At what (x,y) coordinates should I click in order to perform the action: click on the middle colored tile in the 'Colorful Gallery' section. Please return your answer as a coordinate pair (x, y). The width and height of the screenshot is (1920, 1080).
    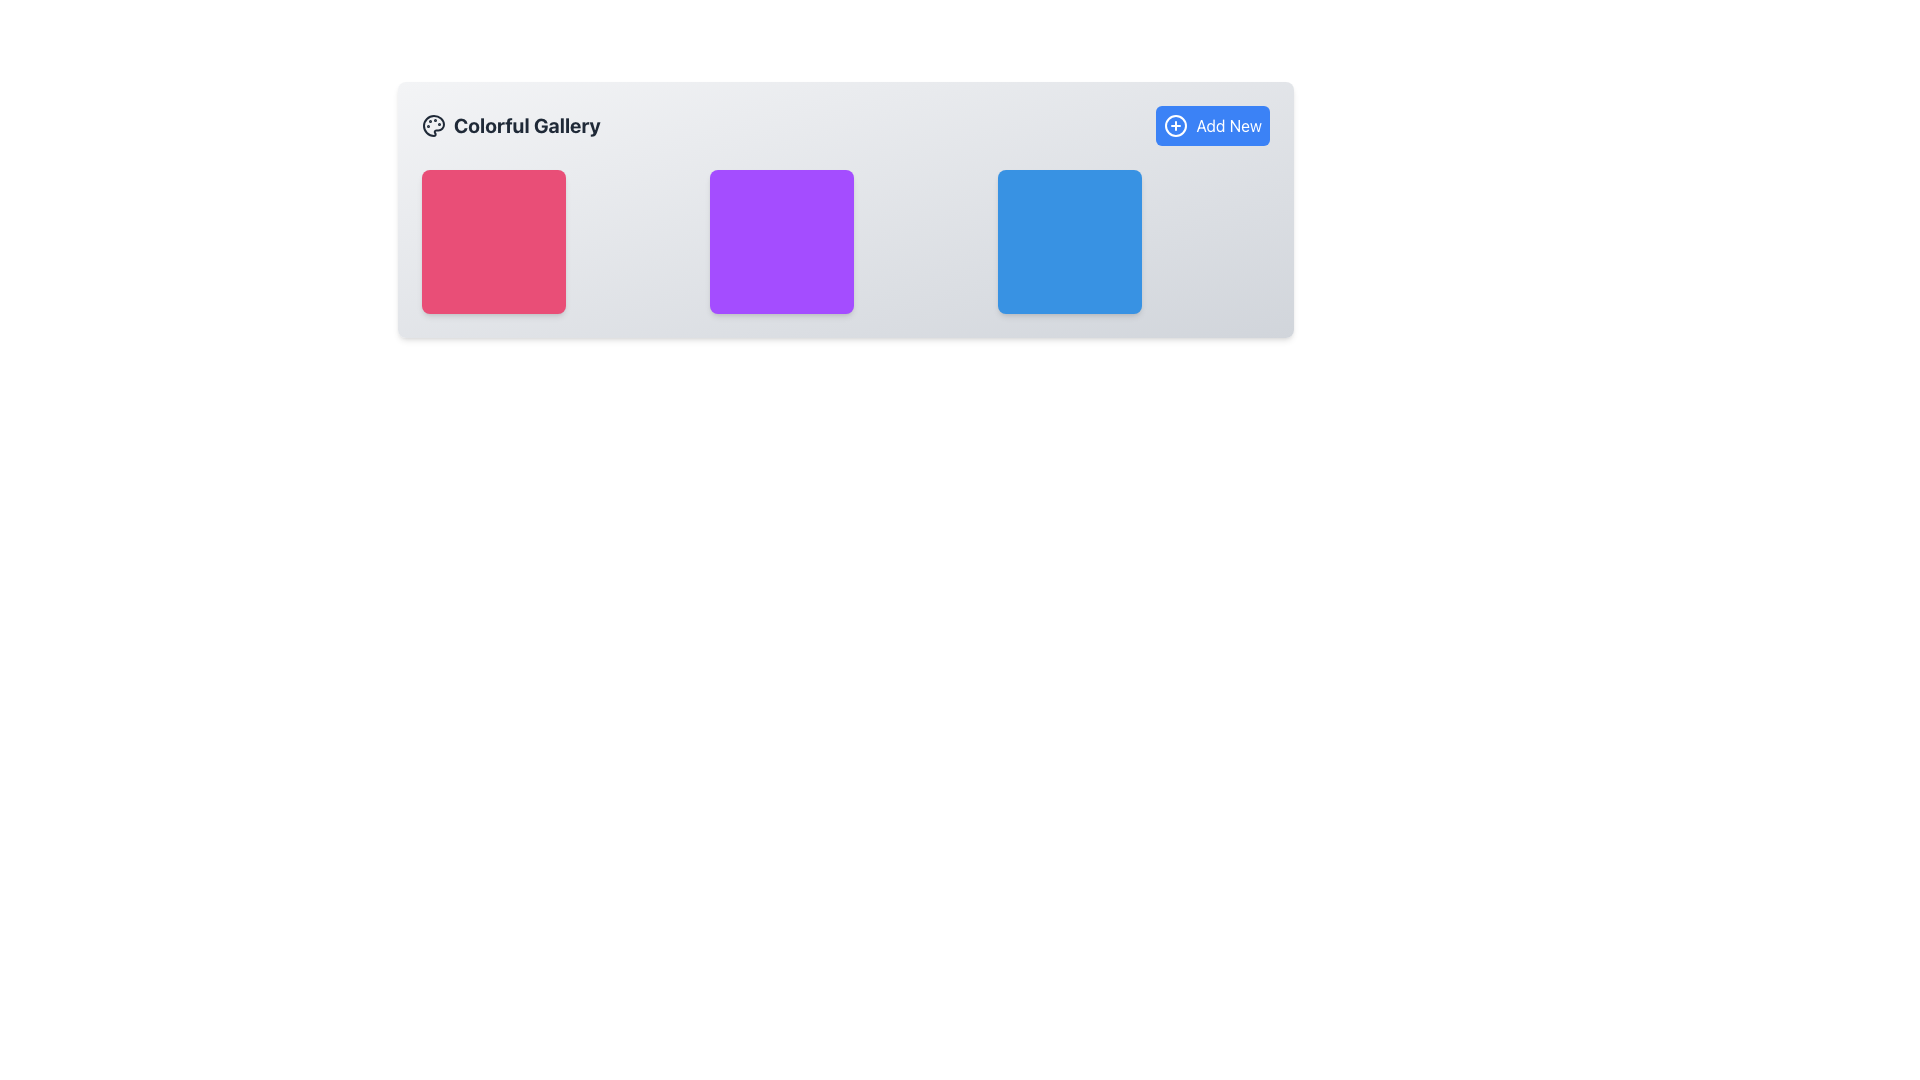
    Looking at the image, I should click on (781, 241).